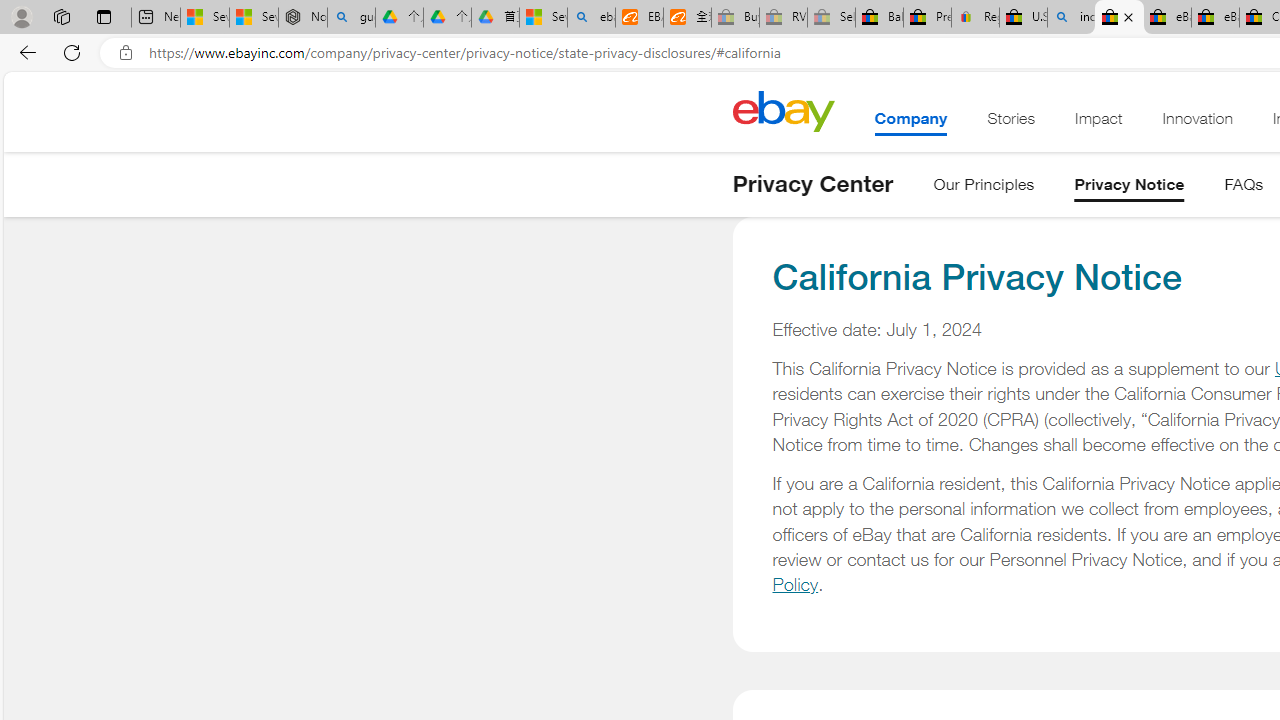 Image resolution: width=1280 pixels, height=720 pixels. Describe the element at coordinates (1128, 17) in the screenshot. I see `'Close tab'` at that location.